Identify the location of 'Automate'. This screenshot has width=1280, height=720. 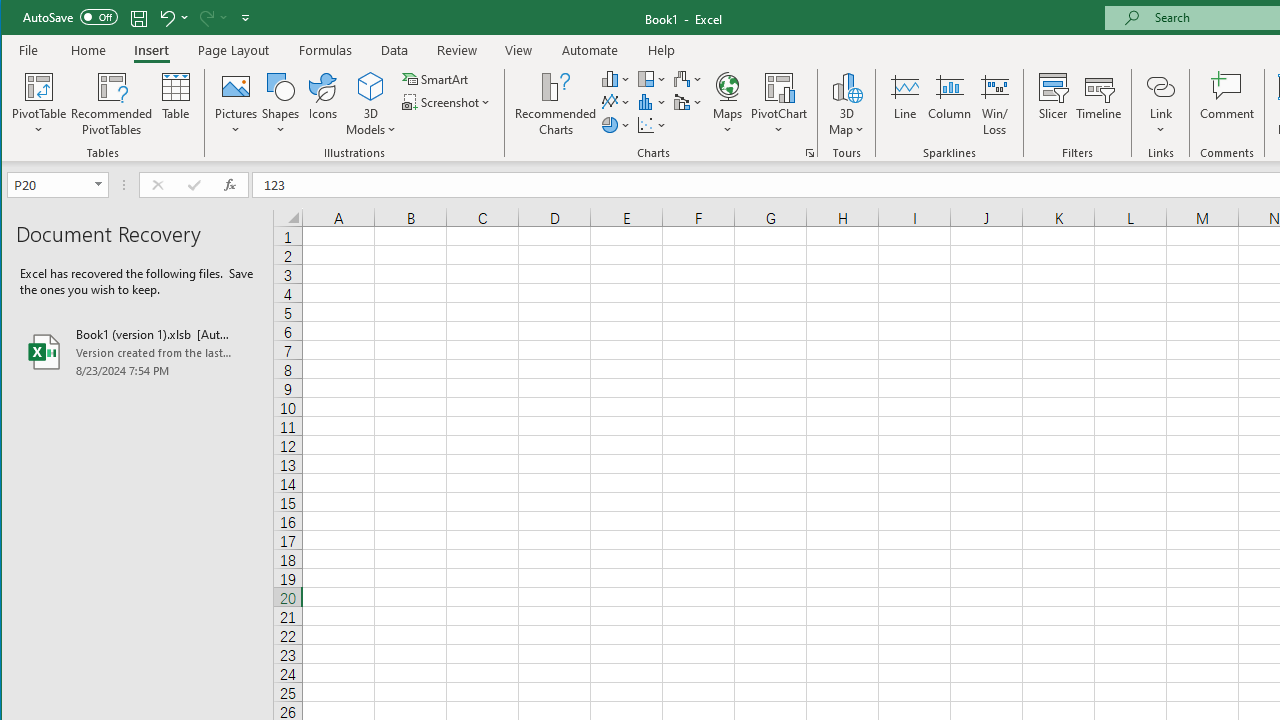
(589, 49).